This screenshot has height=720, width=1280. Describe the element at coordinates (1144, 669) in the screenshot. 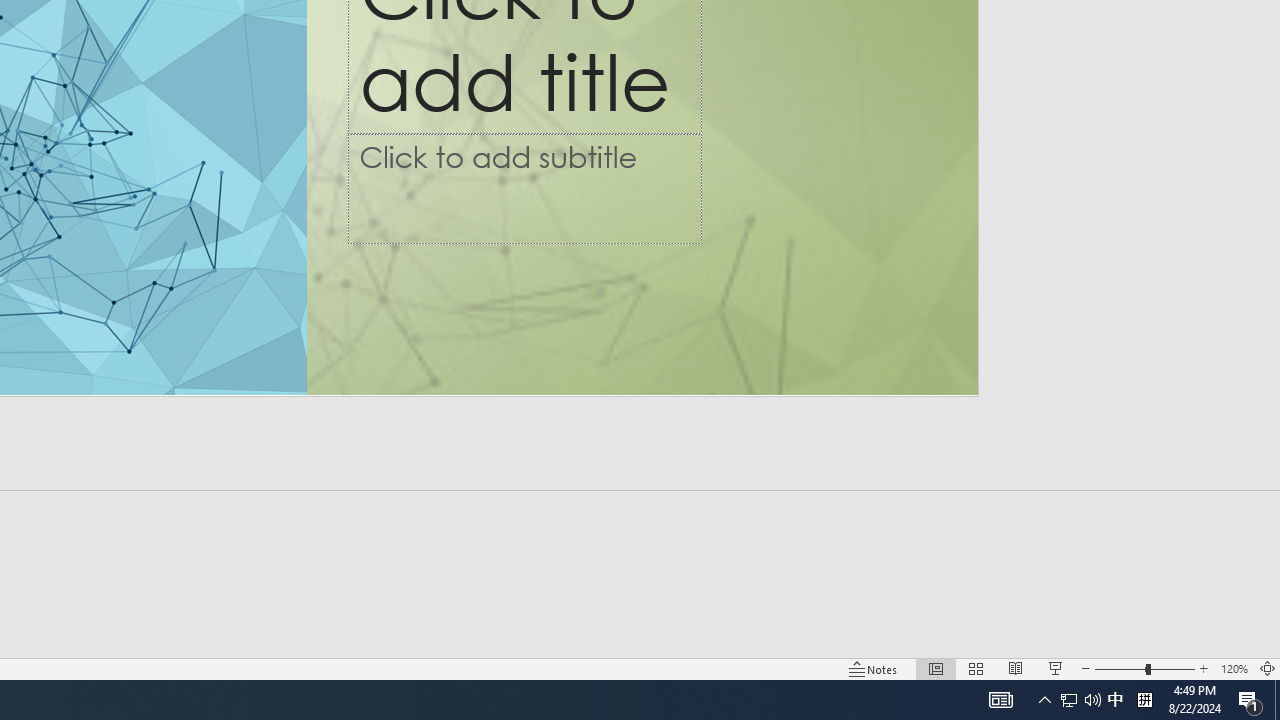

I see `'Zoom'` at that location.